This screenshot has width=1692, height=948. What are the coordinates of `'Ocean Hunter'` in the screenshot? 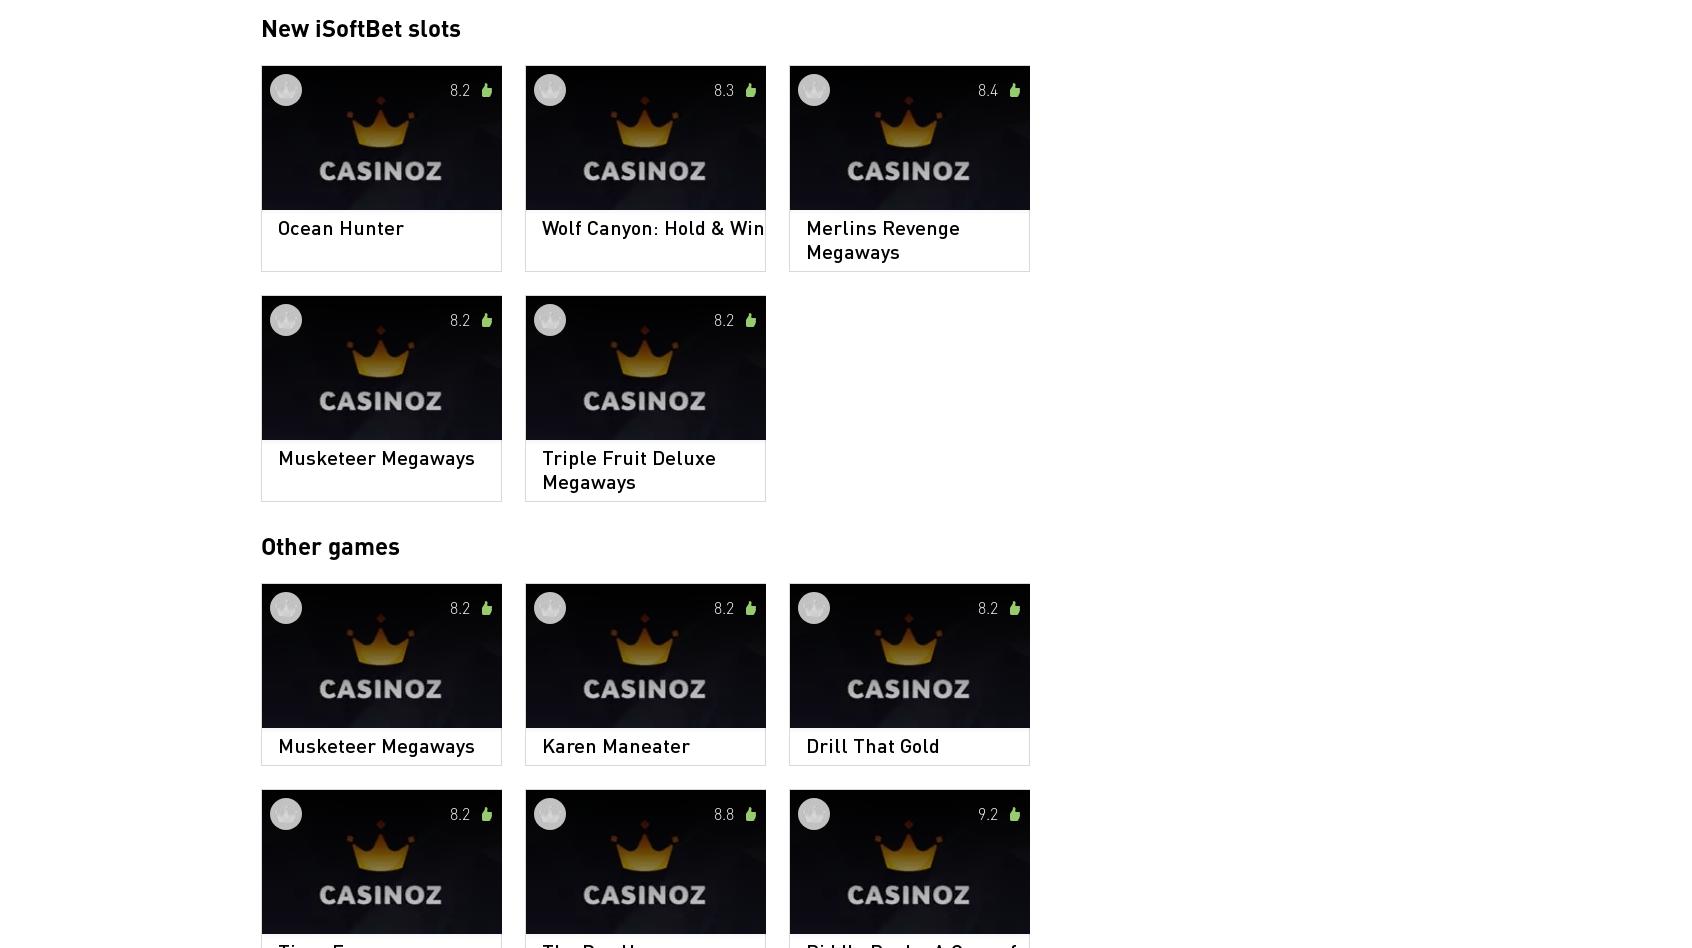 It's located at (339, 225).